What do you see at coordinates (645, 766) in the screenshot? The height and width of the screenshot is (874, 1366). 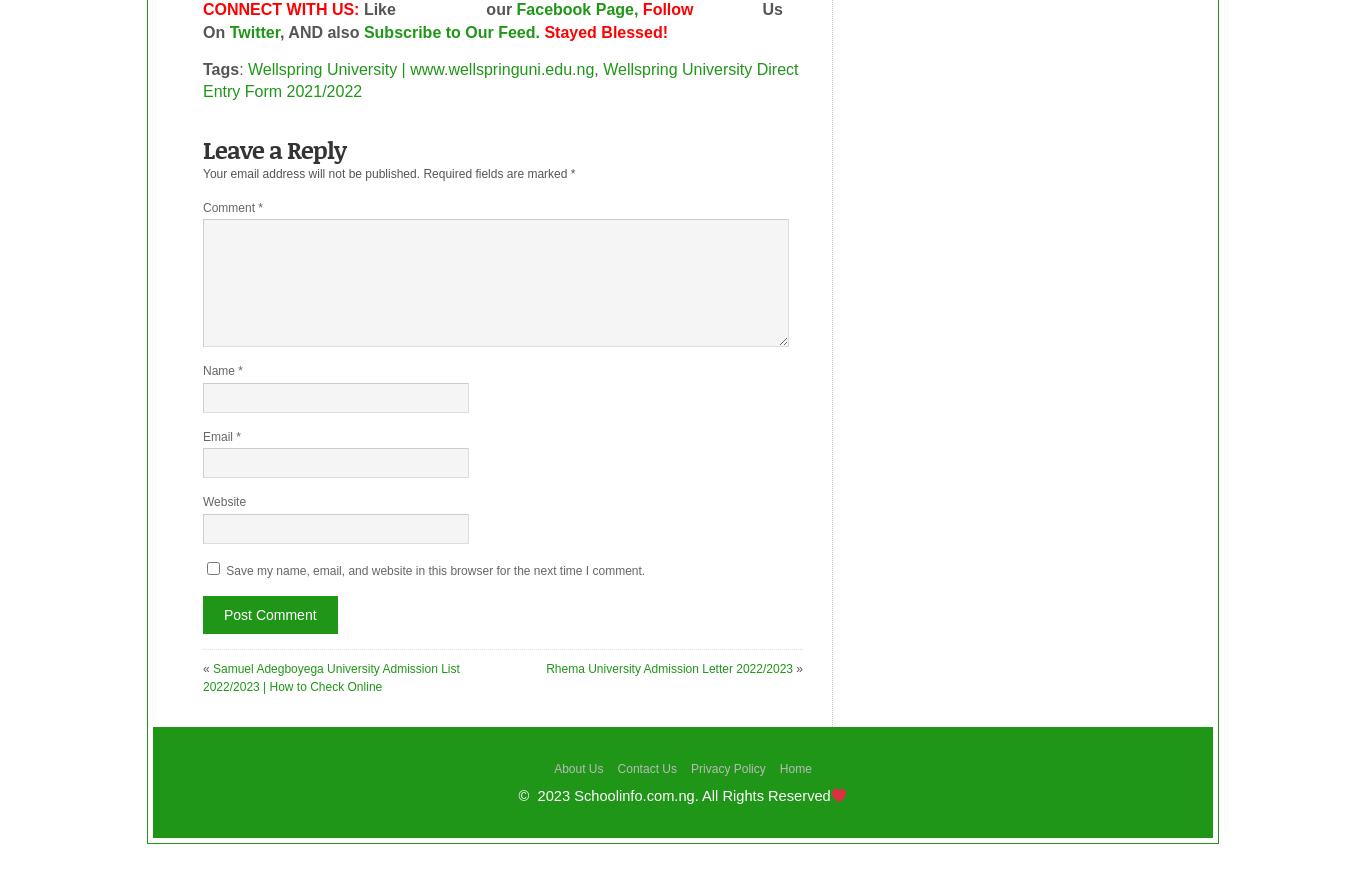 I see `'Contact Us'` at bounding box center [645, 766].